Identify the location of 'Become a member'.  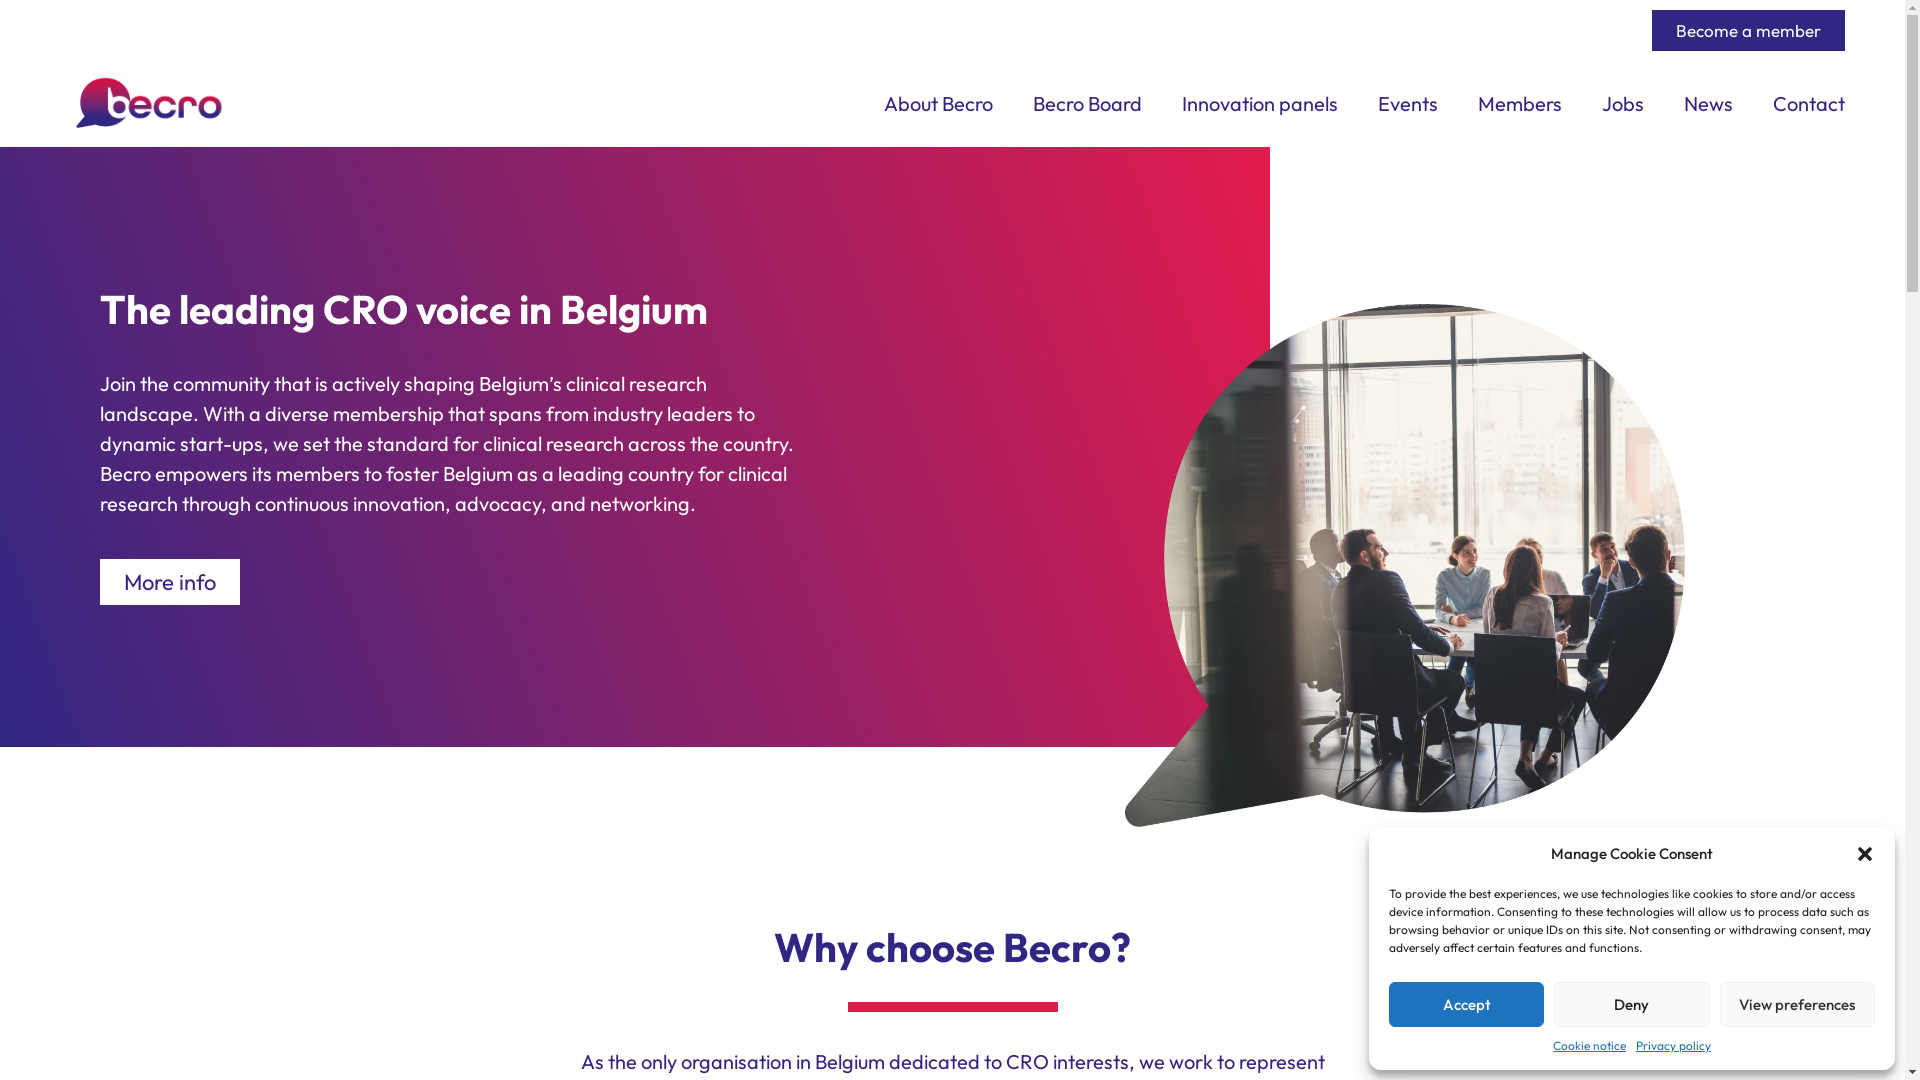
(1747, 30).